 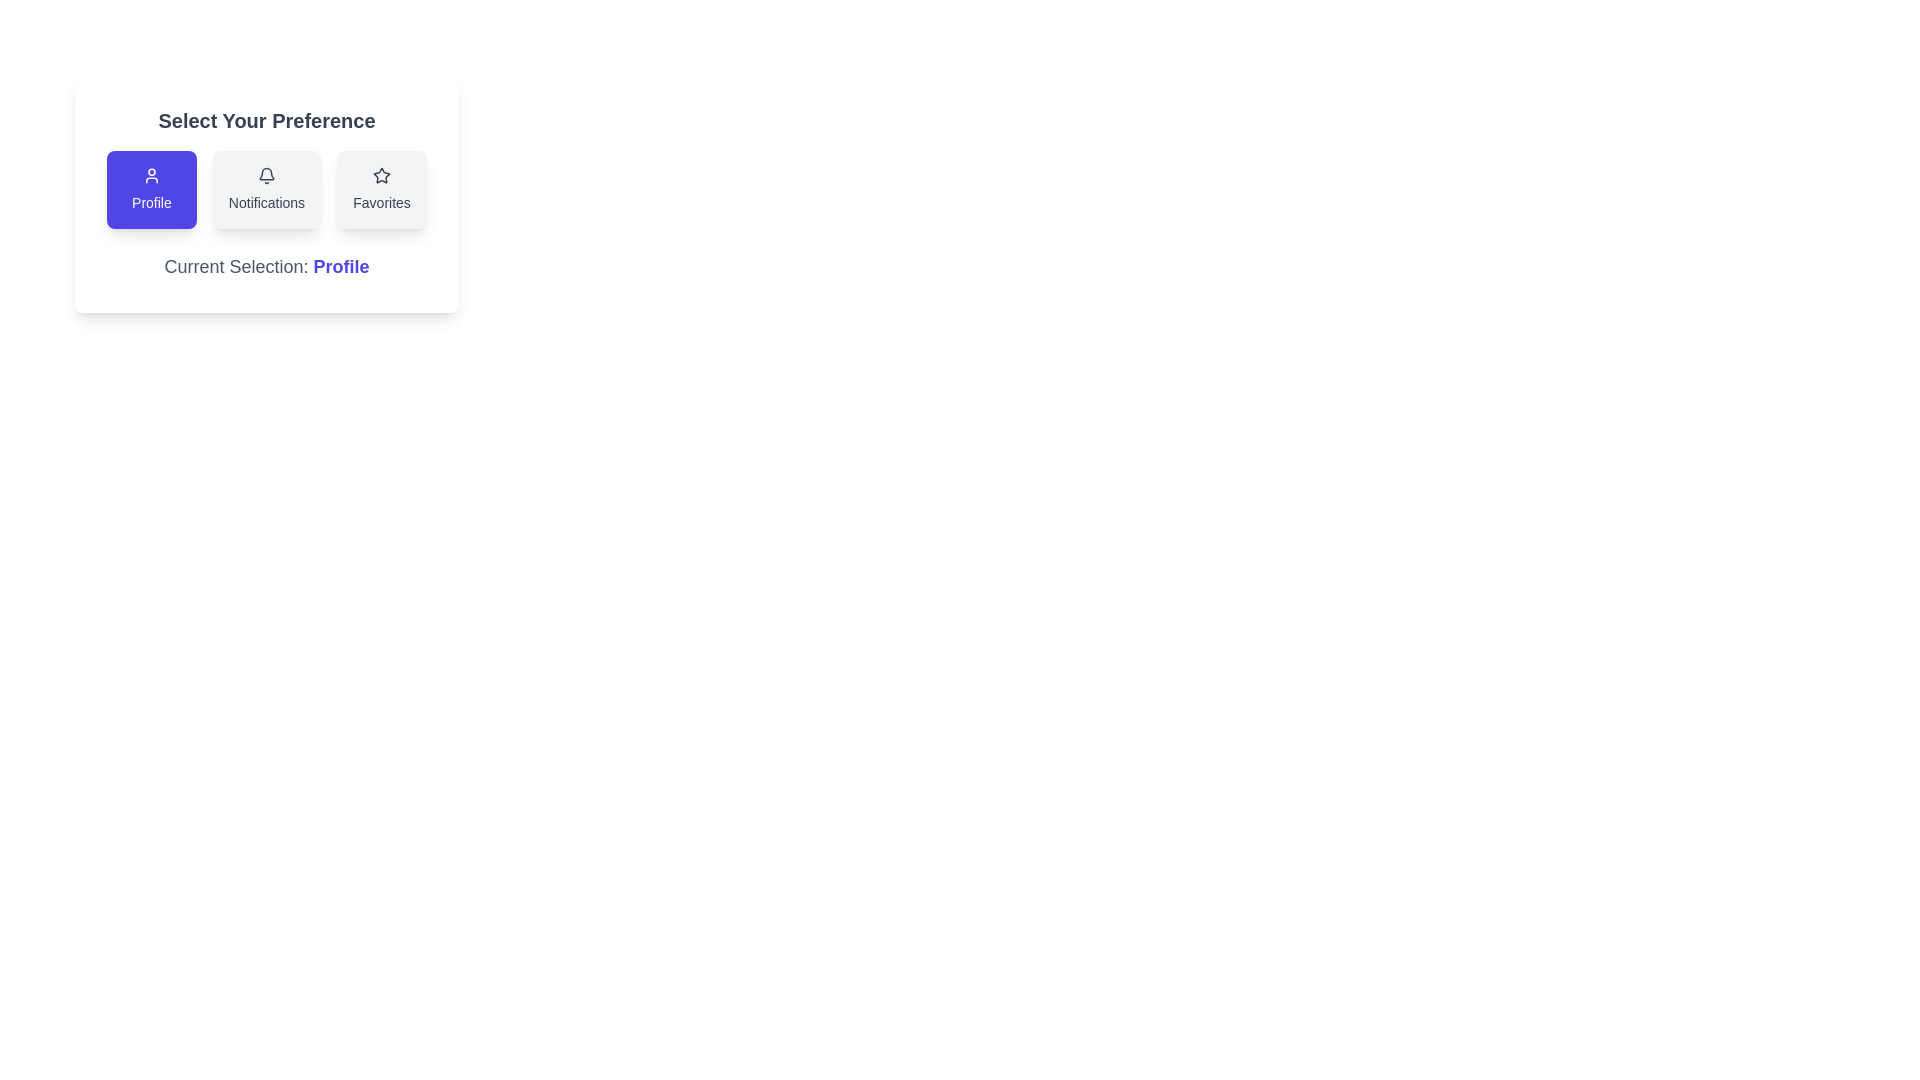 I want to click on the user profile icon, which is part of the 'Profile' button located in the top-left corner of the selection card, so click(x=150, y=175).